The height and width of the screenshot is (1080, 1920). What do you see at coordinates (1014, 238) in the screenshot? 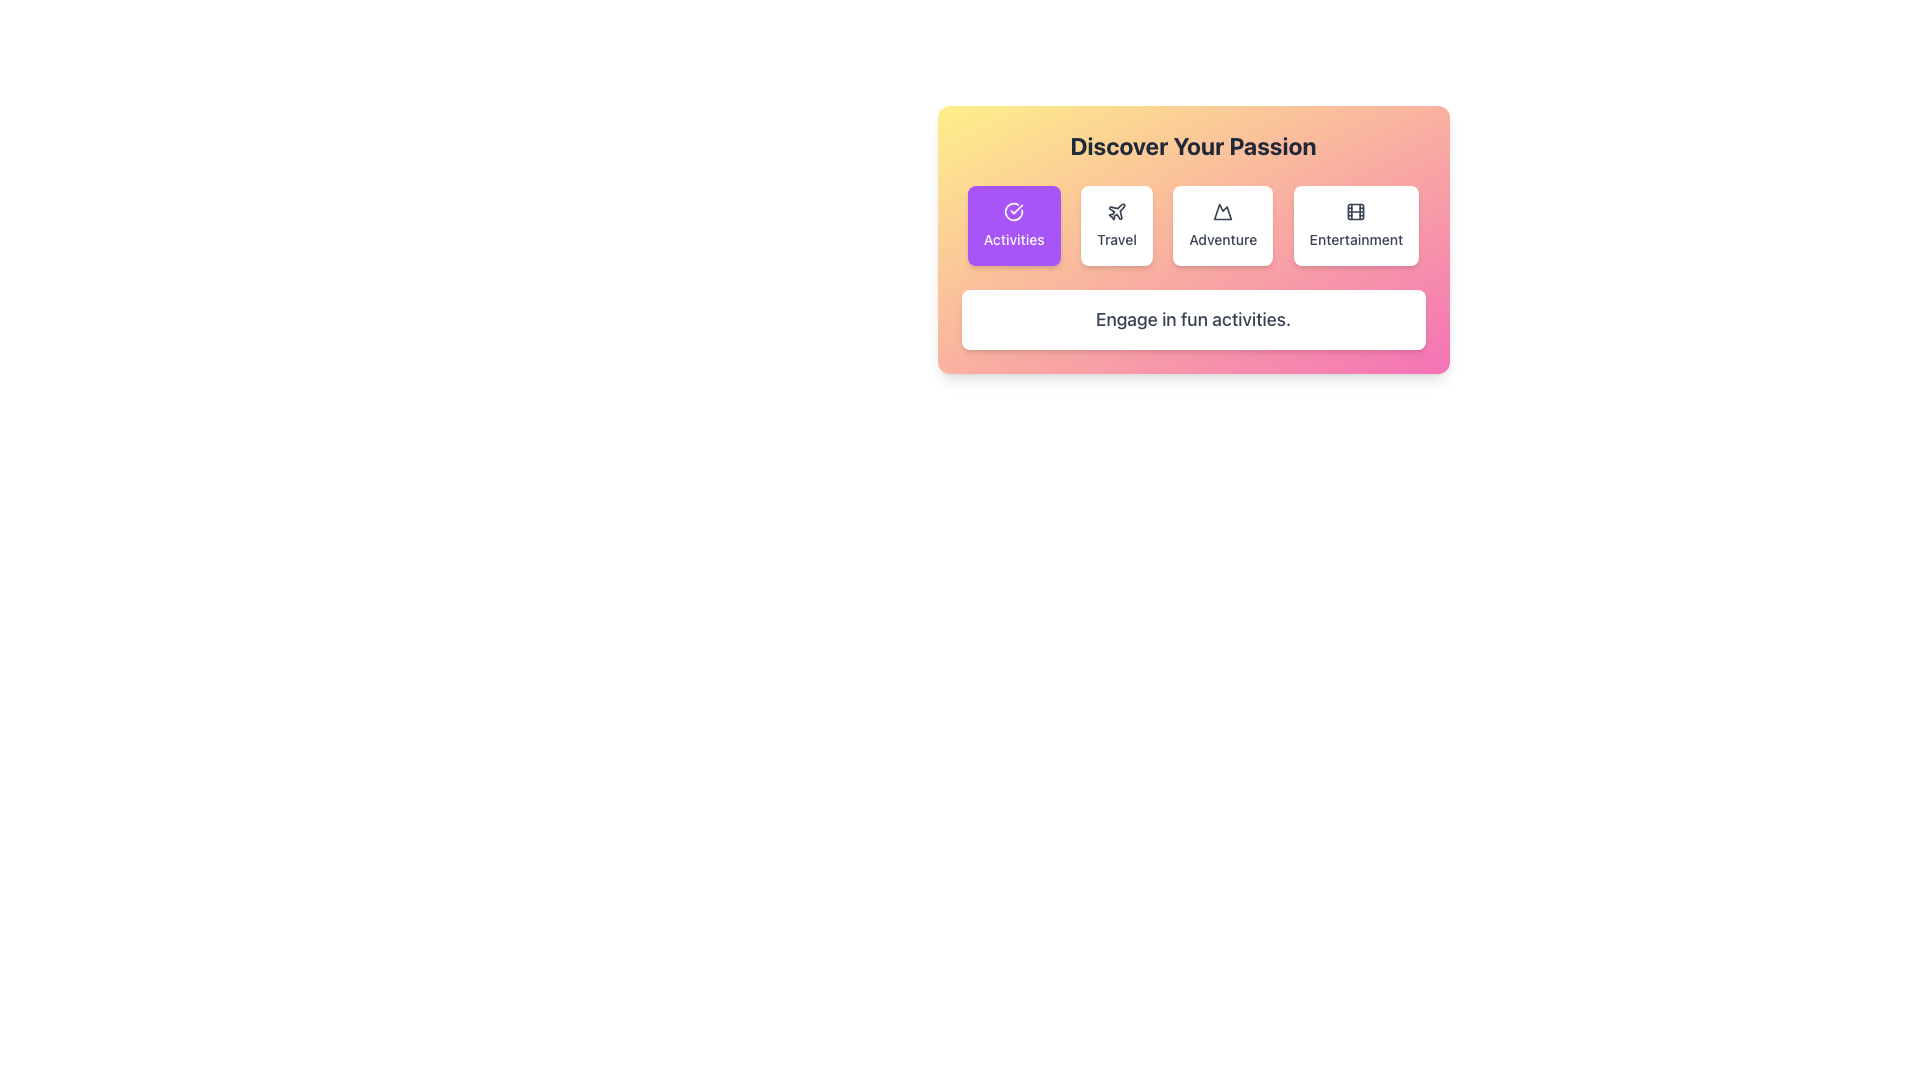
I see `the Text Label located at the bottom of the purple rounded rectangle card labeled 'Activities', which provides context for the card's purpose` at bounding box center [1014, 238].